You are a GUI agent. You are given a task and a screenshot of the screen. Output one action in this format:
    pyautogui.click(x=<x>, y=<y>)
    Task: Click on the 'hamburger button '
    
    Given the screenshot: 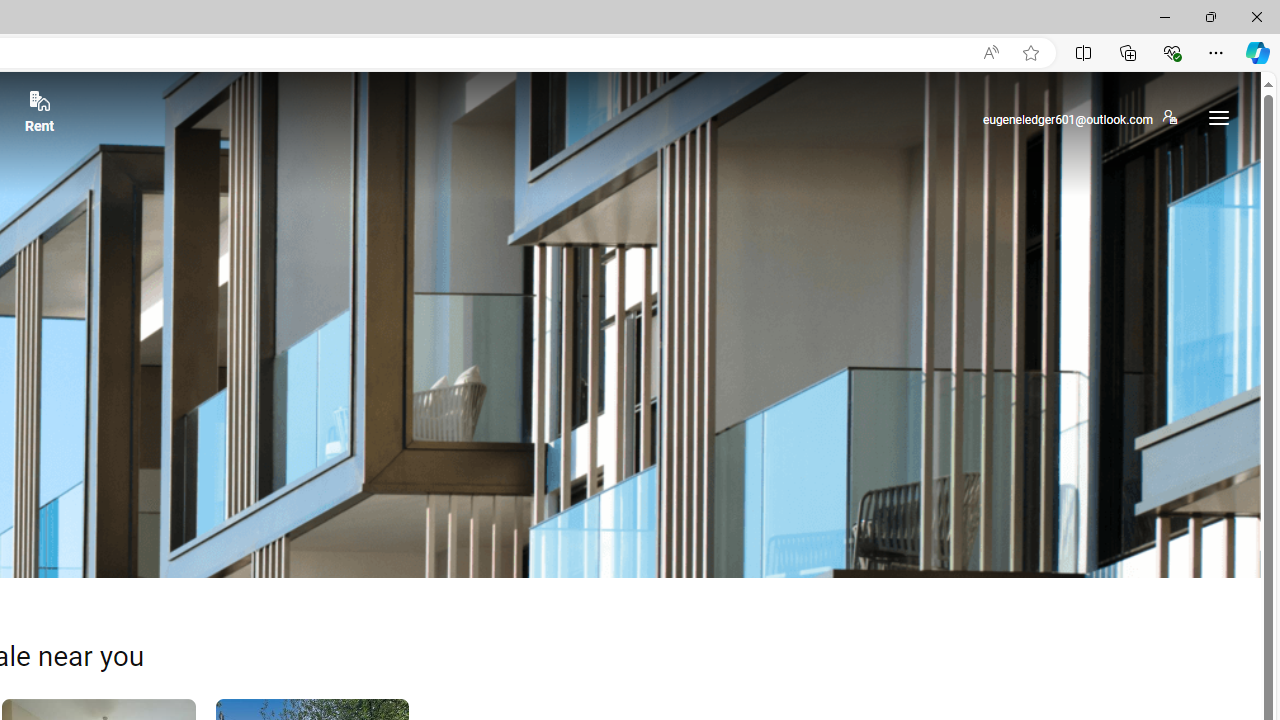 What is the action you would take?
    pyautogui.click(x=1217, y=118)
    